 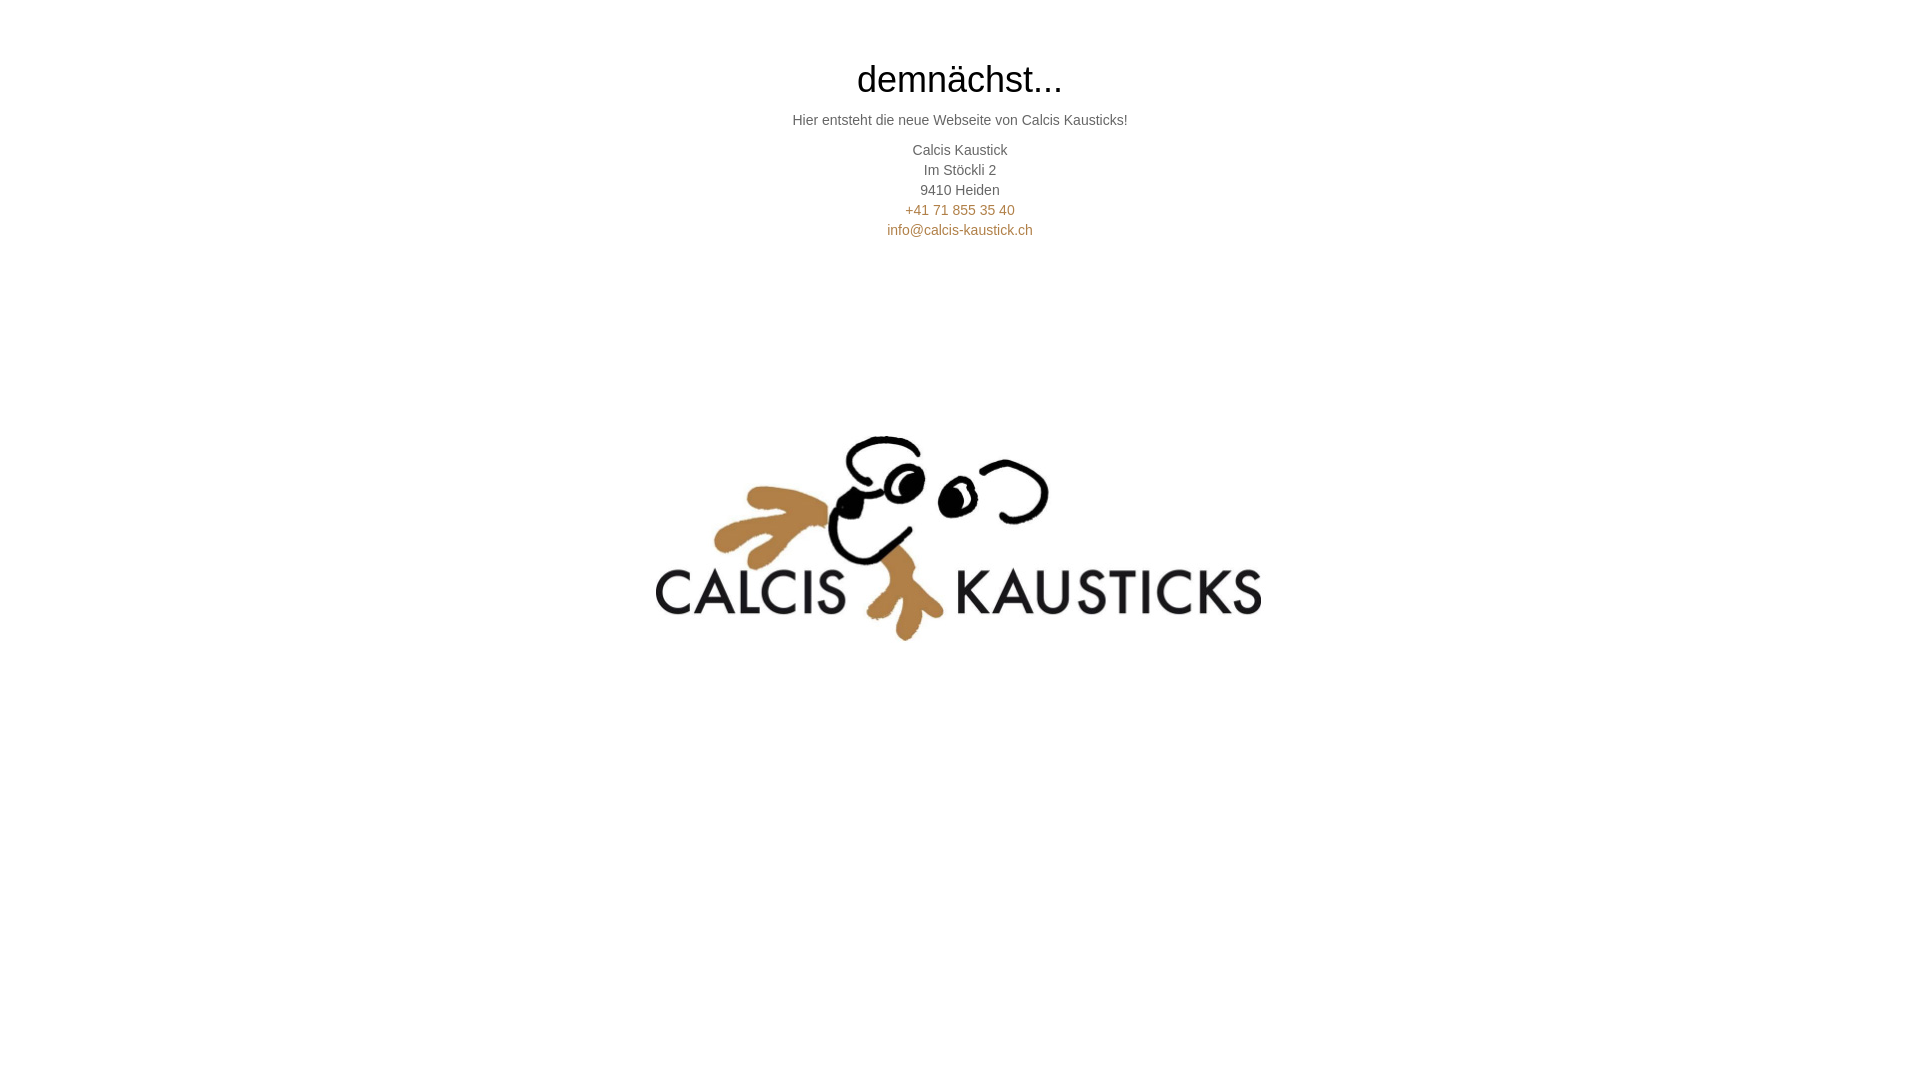 What do you see at coordinates (960, 229) in the screenshot?
I see `'info@calcis-kaustick.ch'` at bounding box center [960, 229].